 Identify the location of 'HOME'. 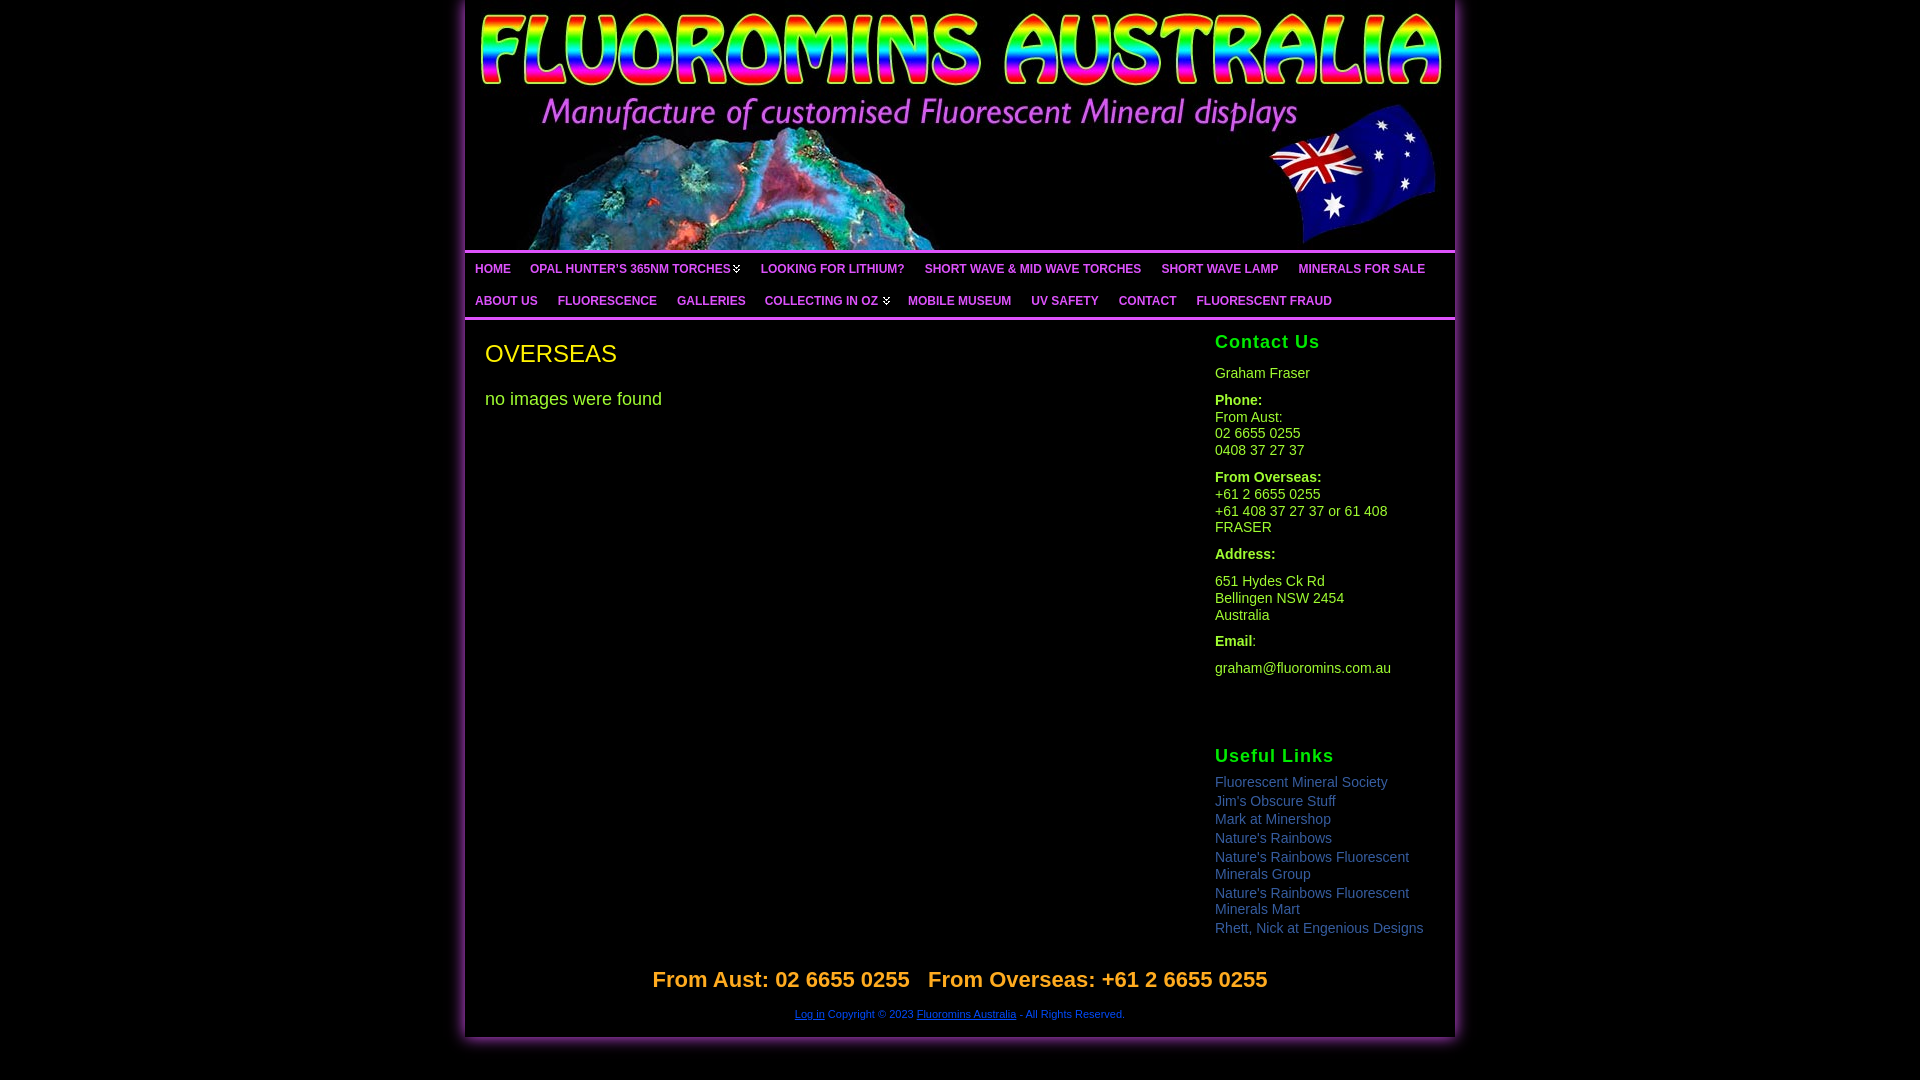
(493, 268).